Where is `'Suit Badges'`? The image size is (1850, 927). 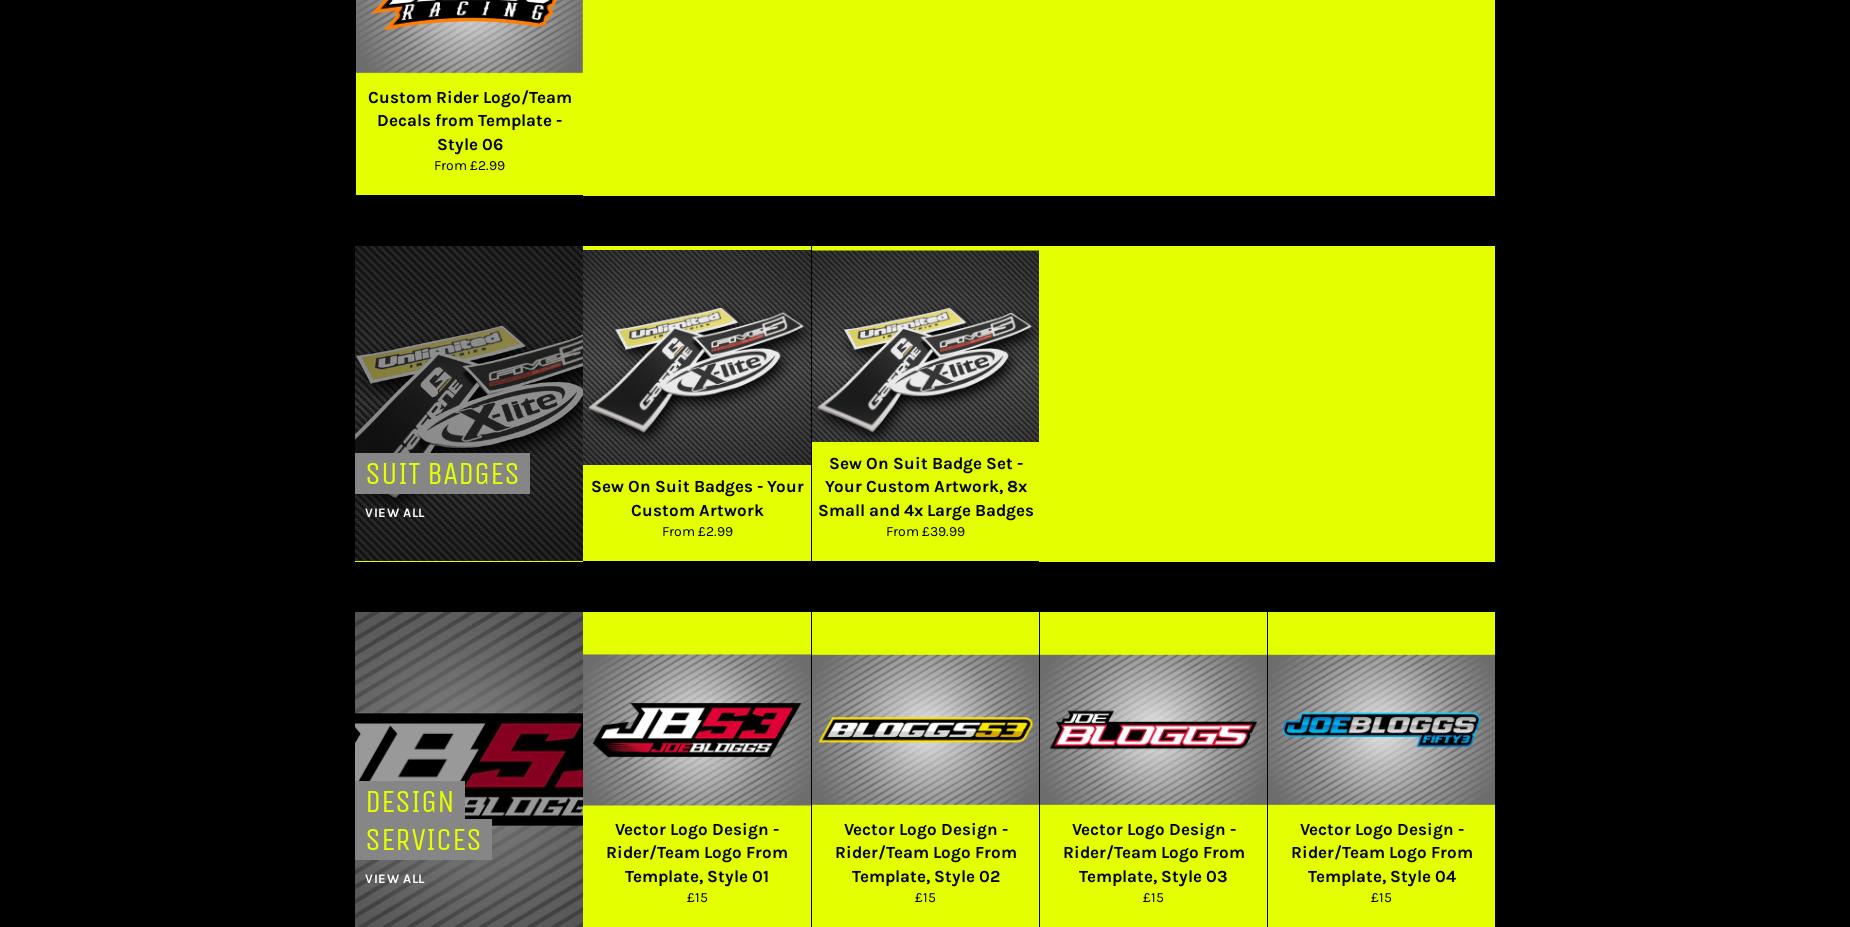
'Suit Badges' is located at coordinates (441, 473).